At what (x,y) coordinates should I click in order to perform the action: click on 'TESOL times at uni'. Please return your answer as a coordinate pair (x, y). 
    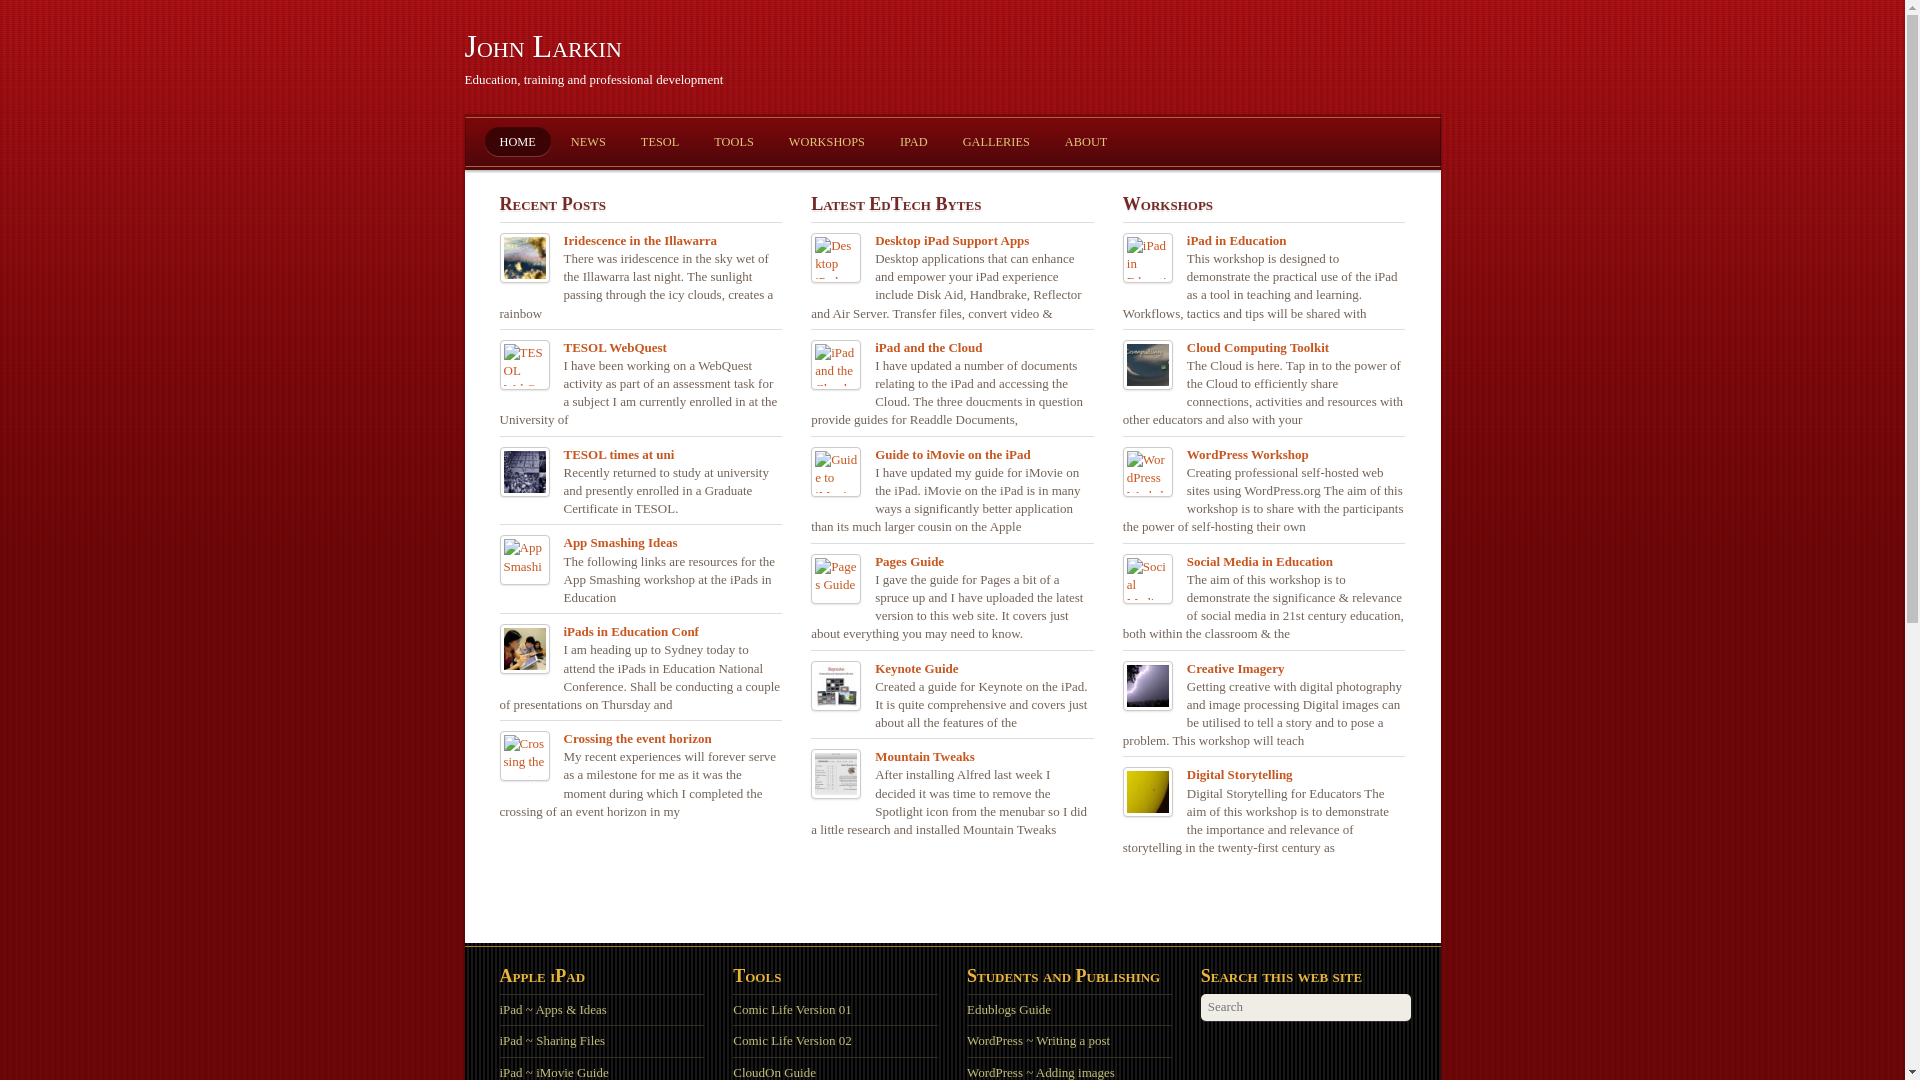
    Looking at the image, I should click on (563, 455).